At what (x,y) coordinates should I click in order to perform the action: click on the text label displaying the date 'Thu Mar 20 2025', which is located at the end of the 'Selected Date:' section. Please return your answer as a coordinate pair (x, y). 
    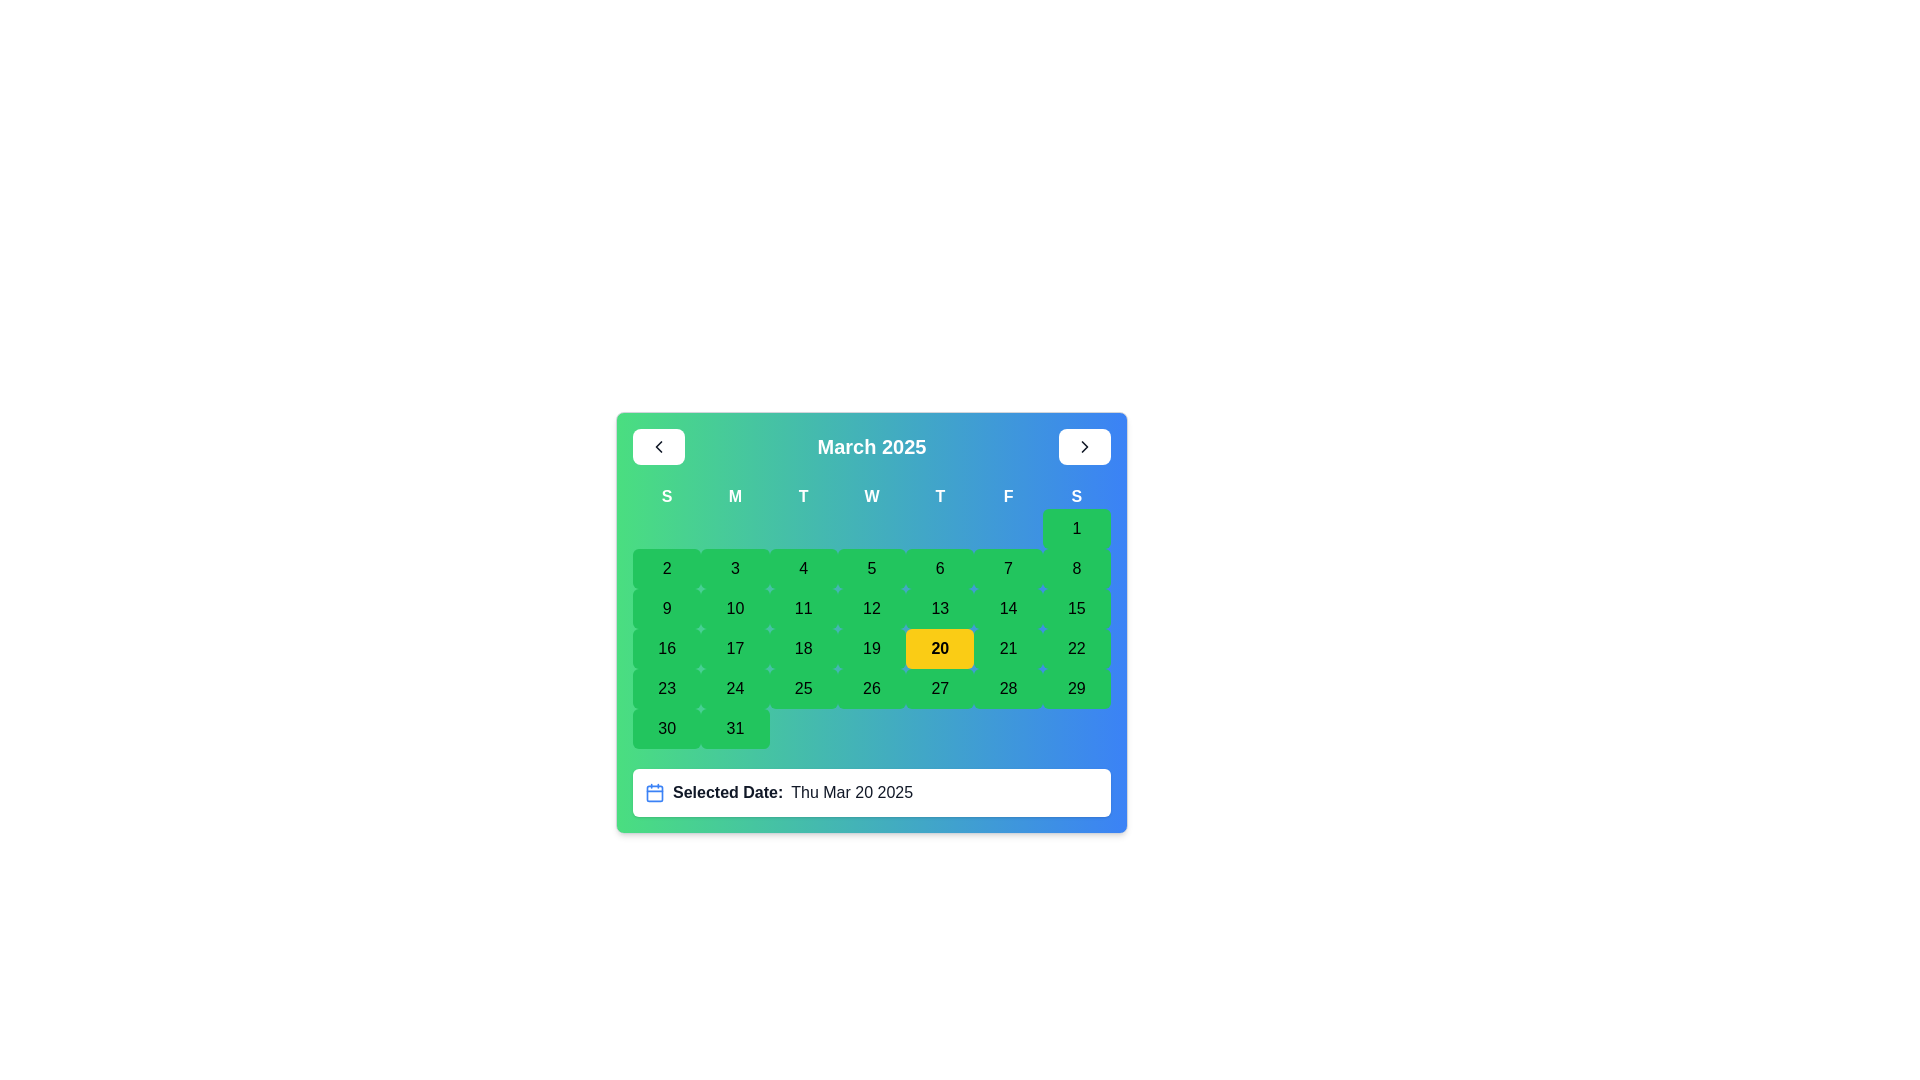
    Looking at the image, I should click on (852, 792).